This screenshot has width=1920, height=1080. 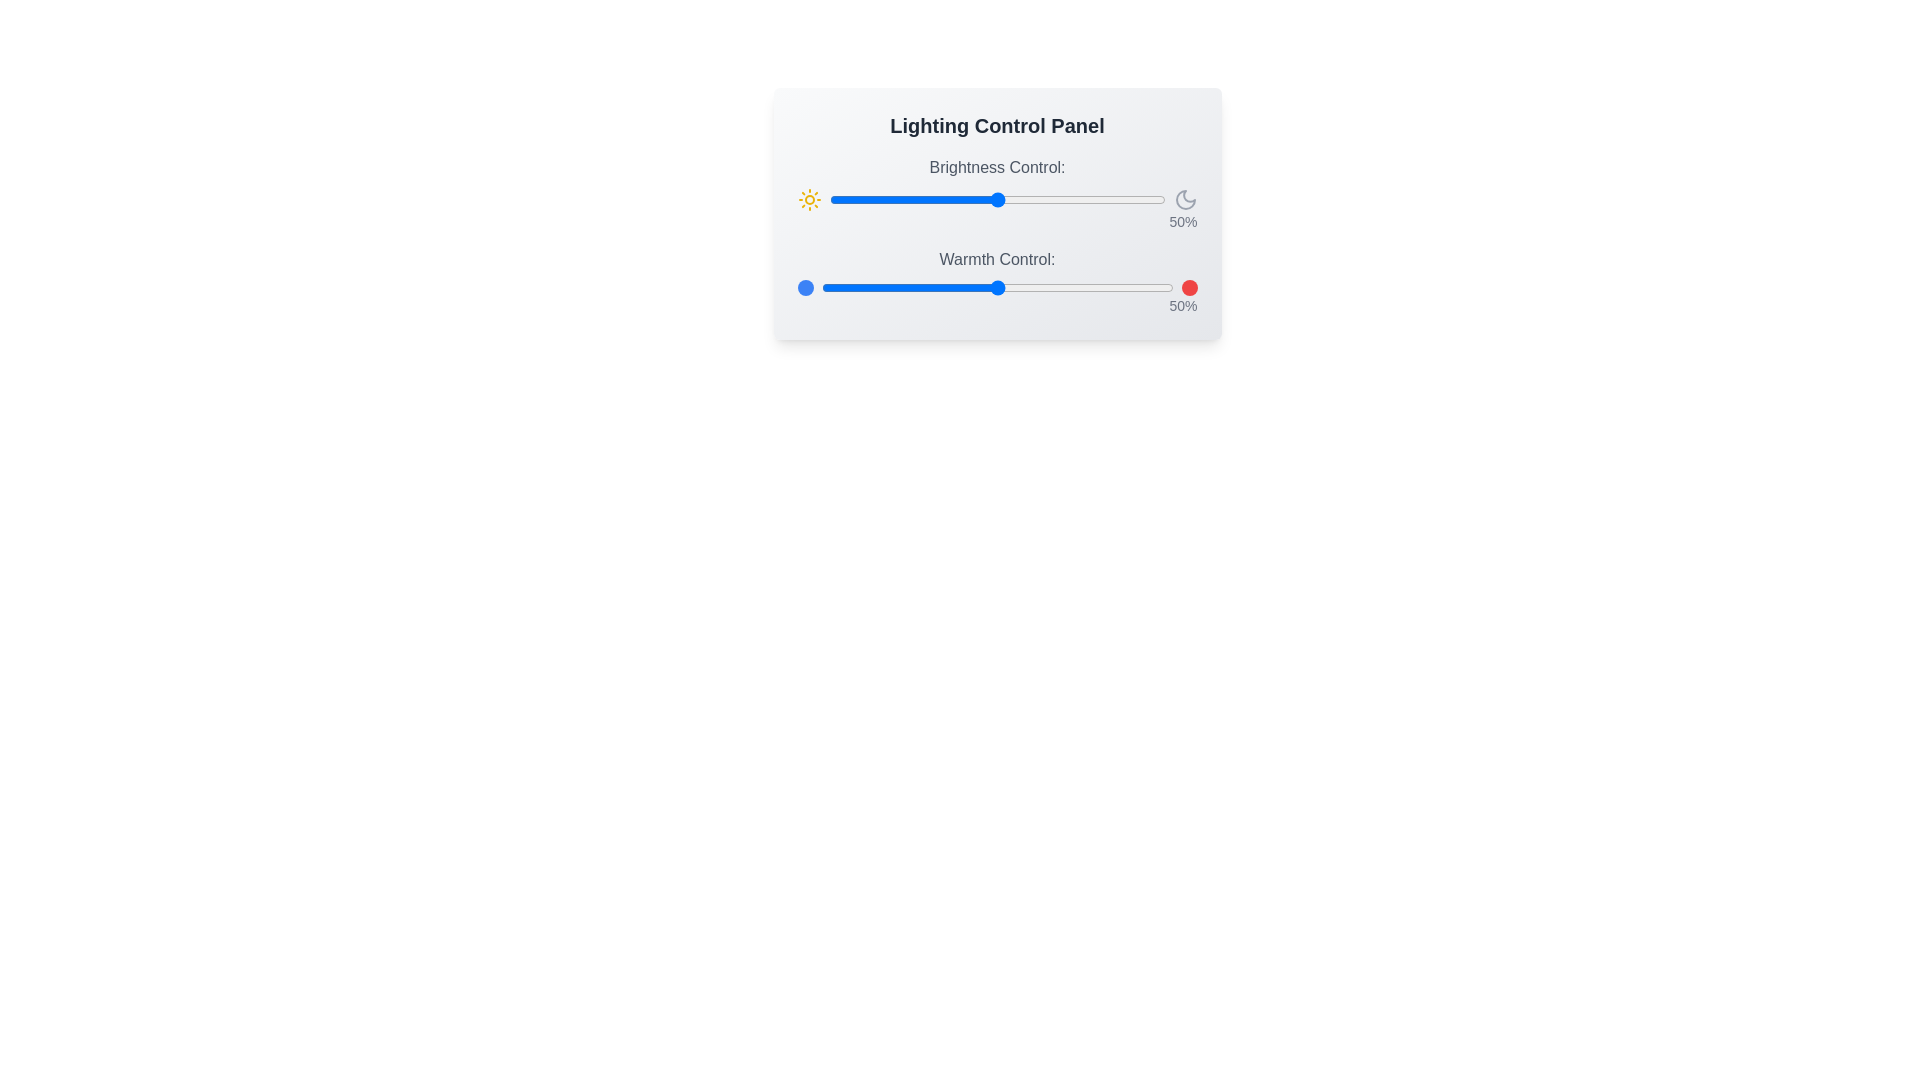 What do you see at coordinates (905, 288) in the screenshot?
I see `the warmth level` at bounding box center [905, 288].